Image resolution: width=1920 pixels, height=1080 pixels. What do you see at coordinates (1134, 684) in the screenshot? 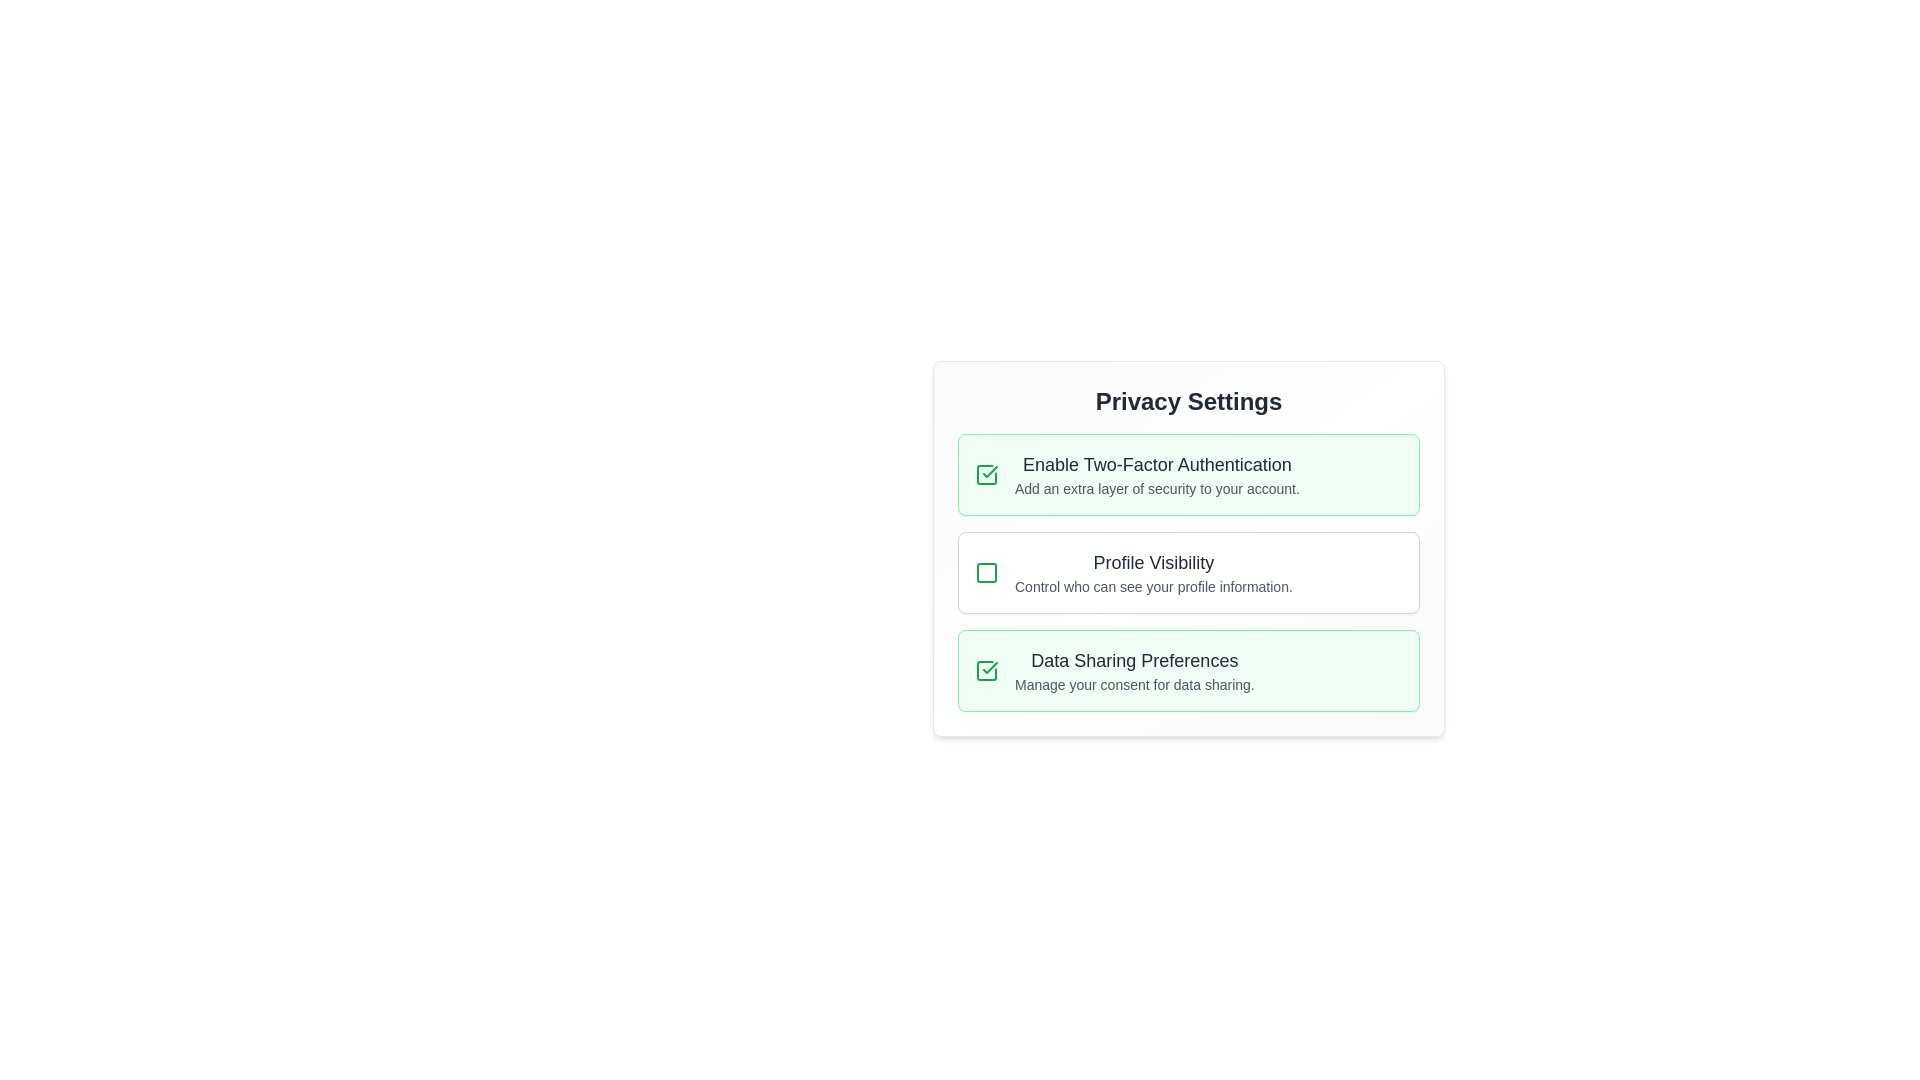
I see `the static text 'Manage your consent for data sharing.' which is located under the 'Data Sharing Preferences' heading in a card layout` at bounding box center [1134, 684].